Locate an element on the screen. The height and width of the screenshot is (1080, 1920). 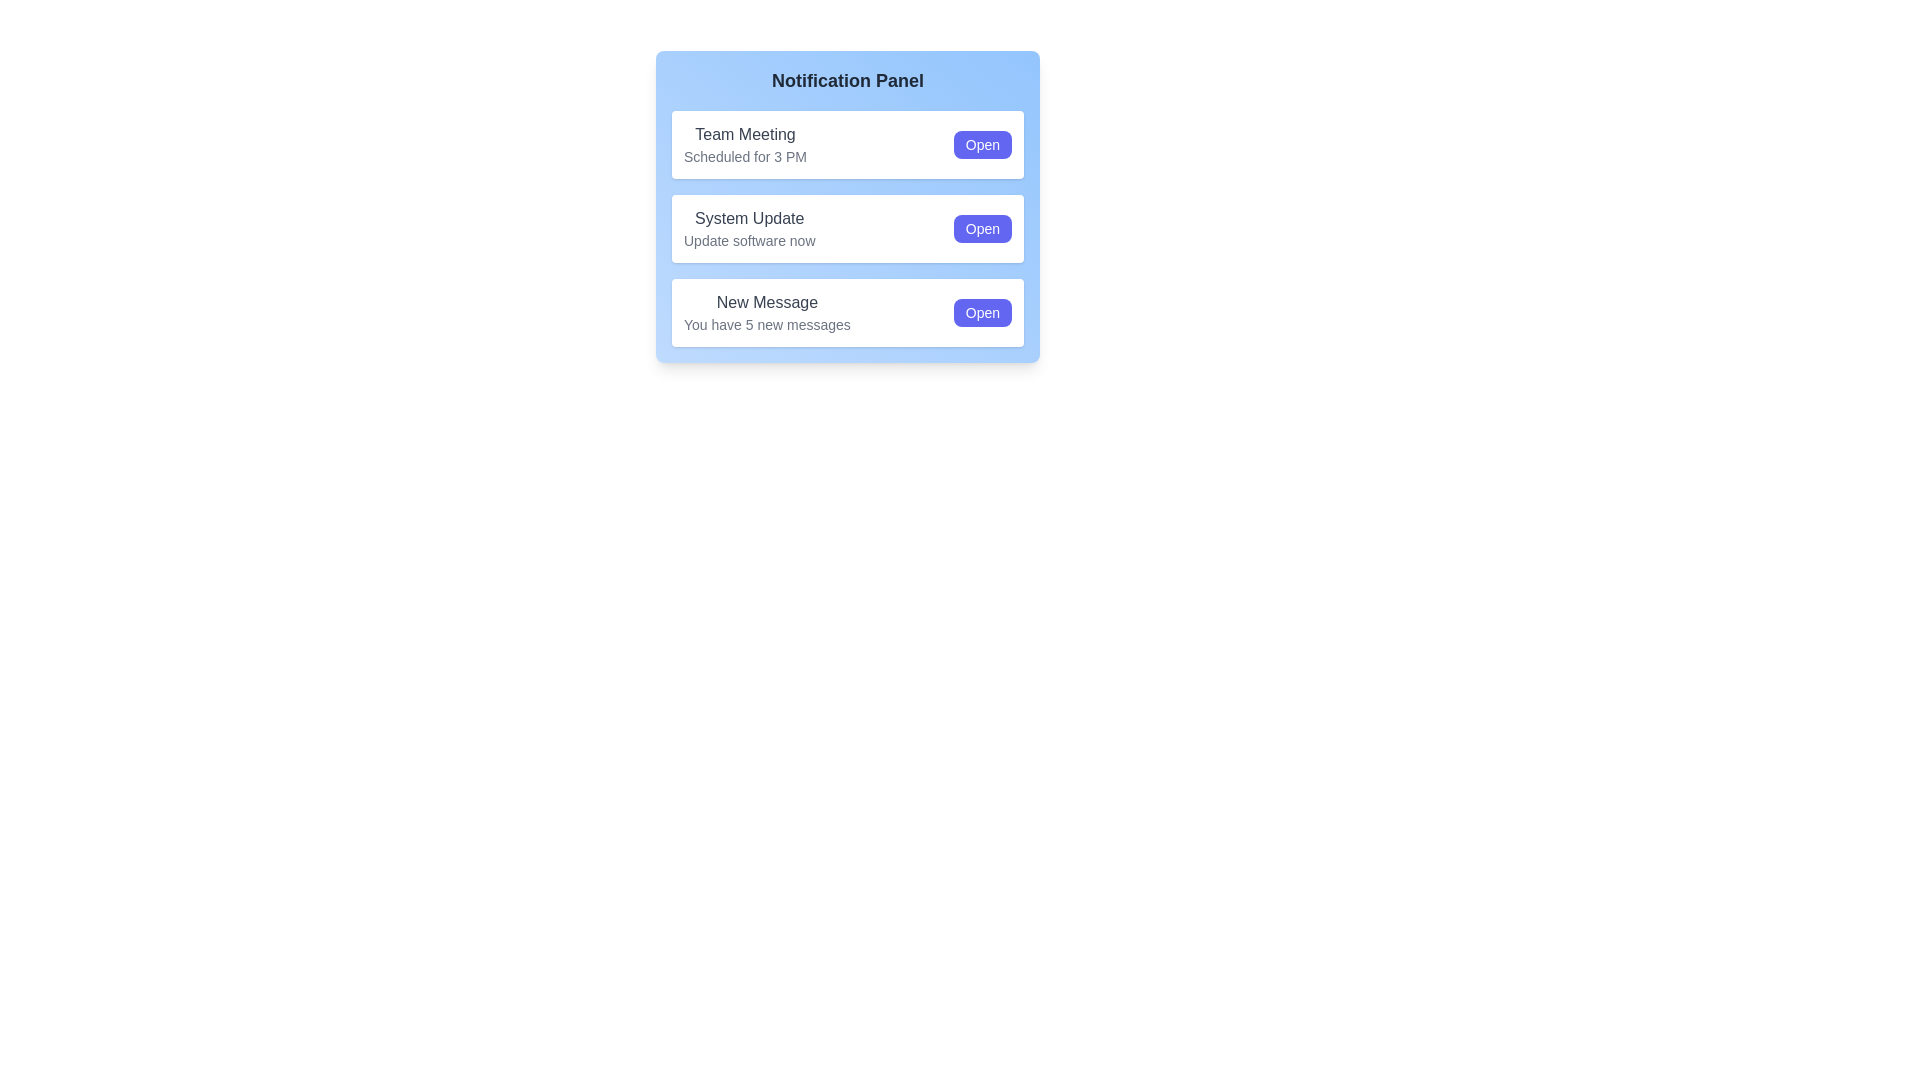
'Open' button for the notification with the title System Update is located at coordinates (982, 227).